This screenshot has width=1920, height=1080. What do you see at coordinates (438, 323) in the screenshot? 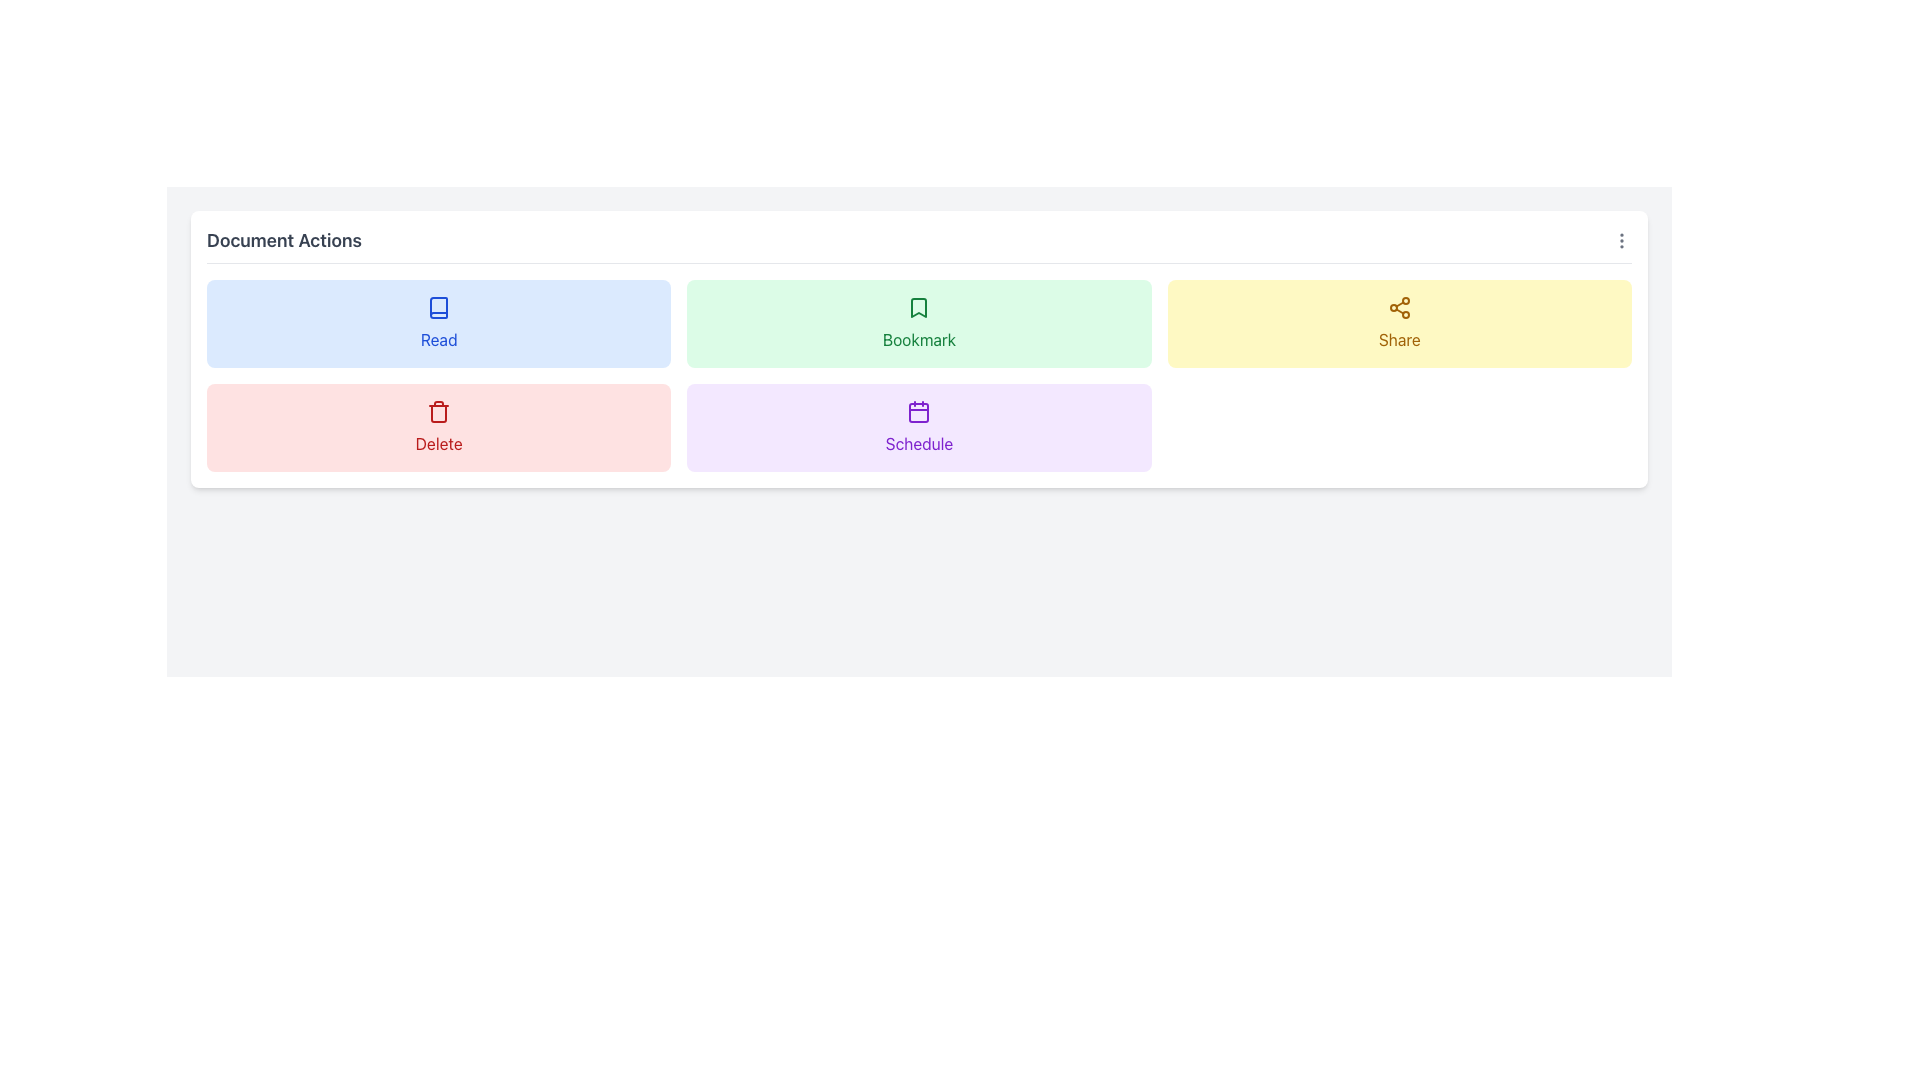
I see `the 'Read' button located in the first column of the top row of the button grid to initiate a 'Read' action` at bounding box center [438, 323].